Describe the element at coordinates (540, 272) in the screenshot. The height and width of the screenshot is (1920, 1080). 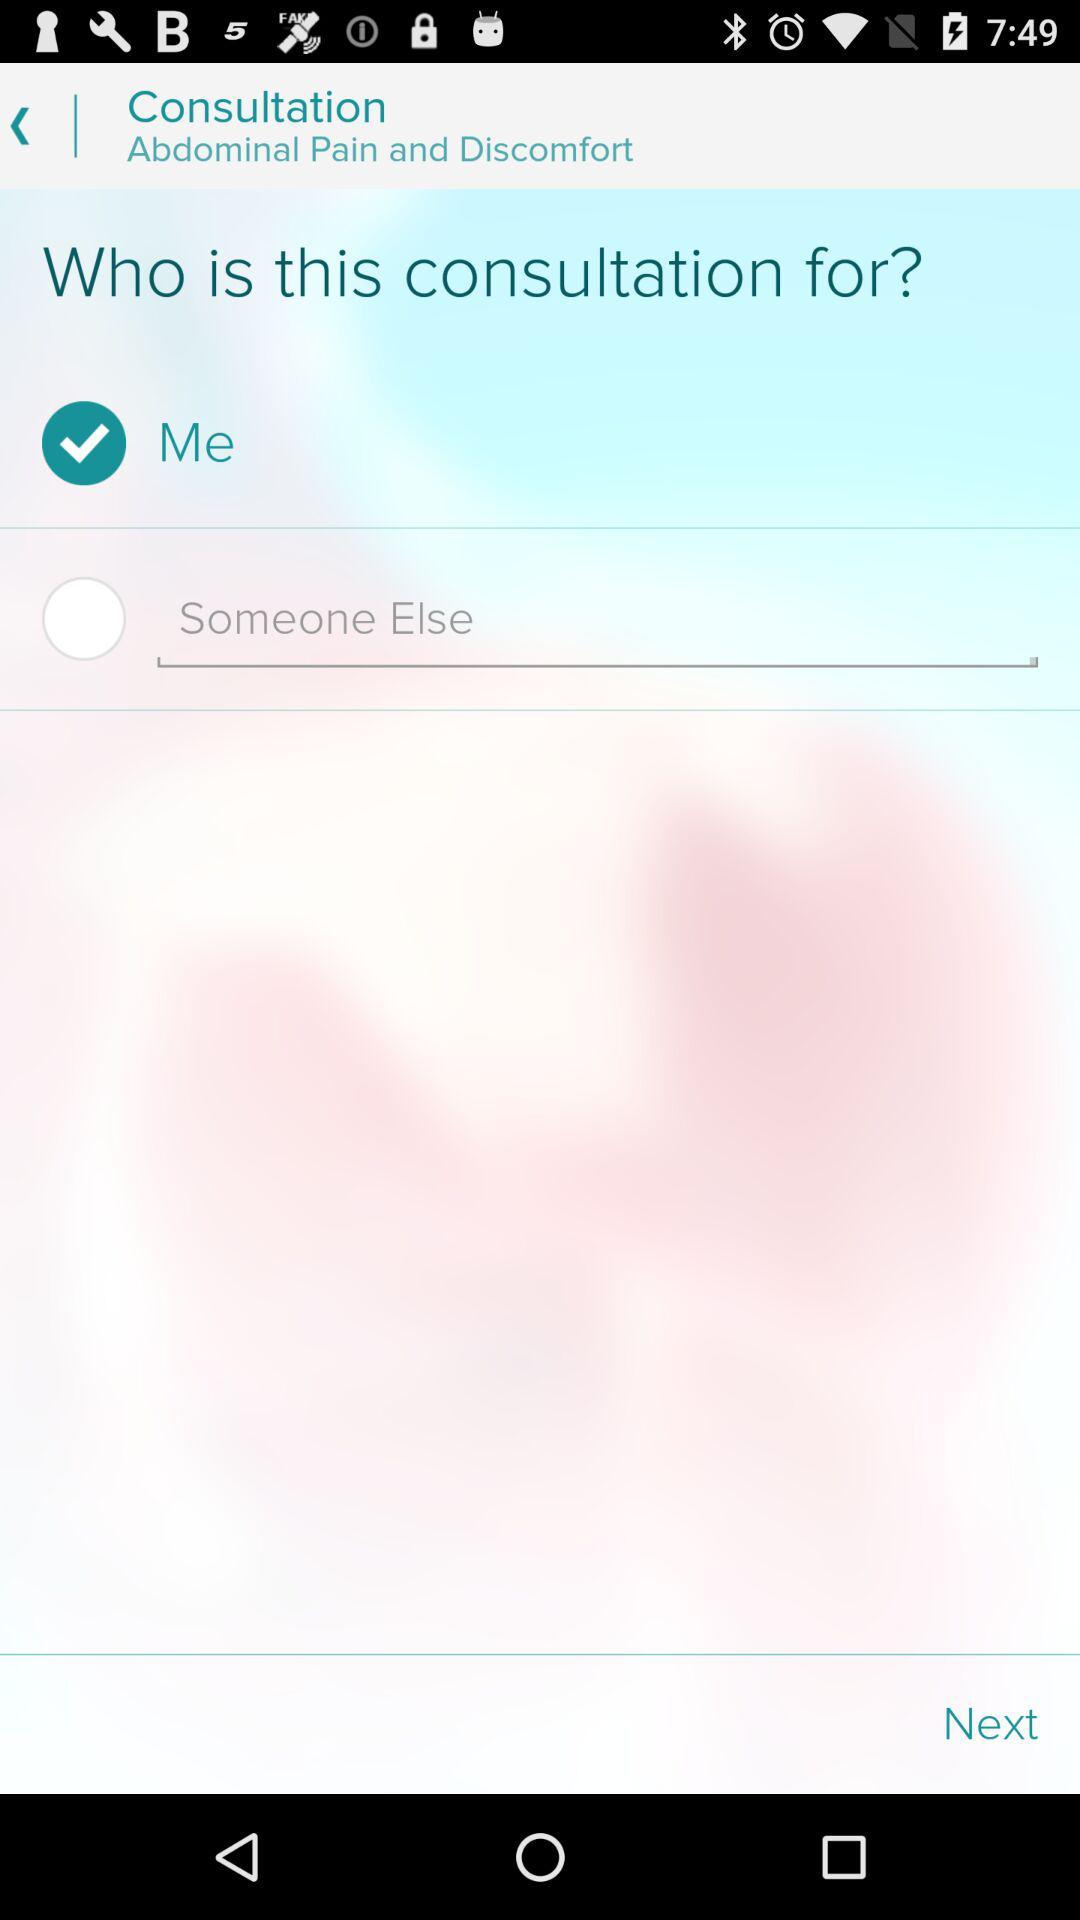
I see `the icon below abdominal pain and icon` at that location.